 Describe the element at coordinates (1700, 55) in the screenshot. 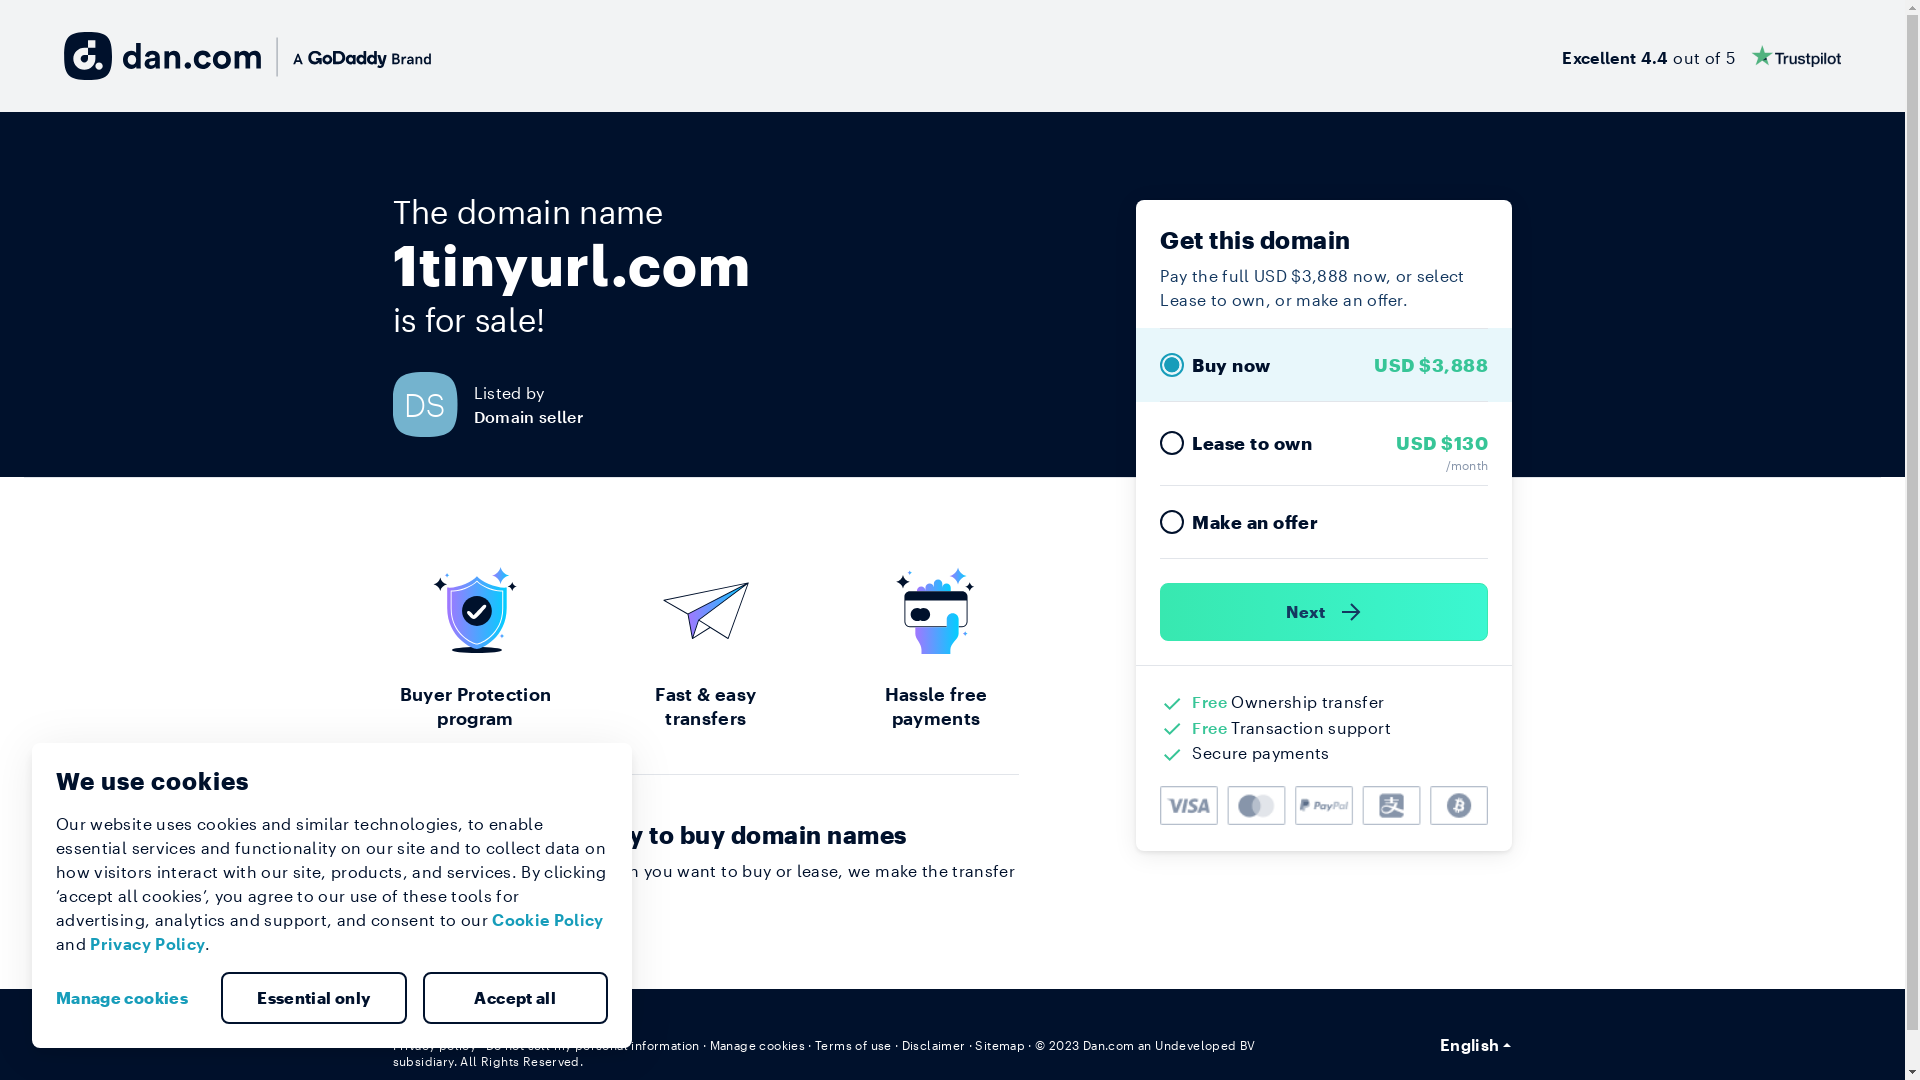

I see `'Excellent 4.4 out of 5'` at that location.